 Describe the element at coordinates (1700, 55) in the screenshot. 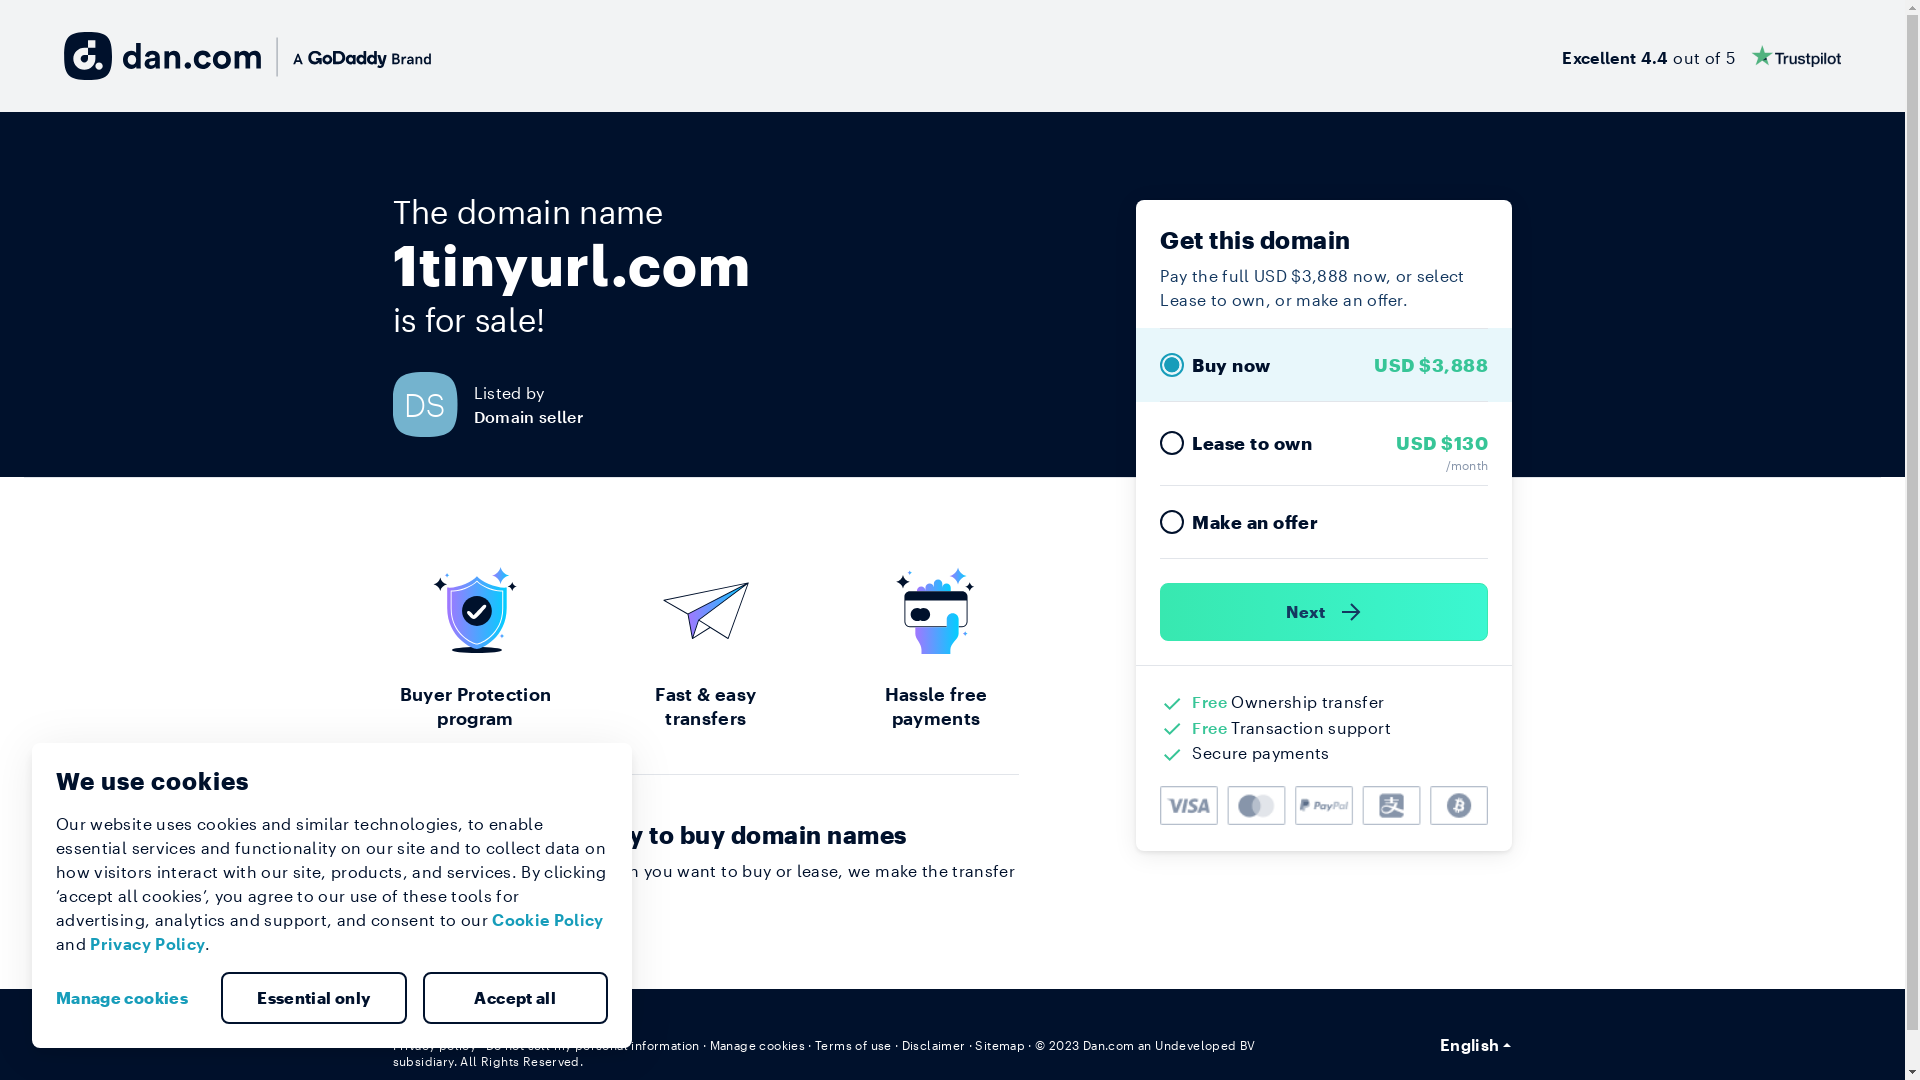

I see `'Excellent 4.4 out of 5'` at that location.